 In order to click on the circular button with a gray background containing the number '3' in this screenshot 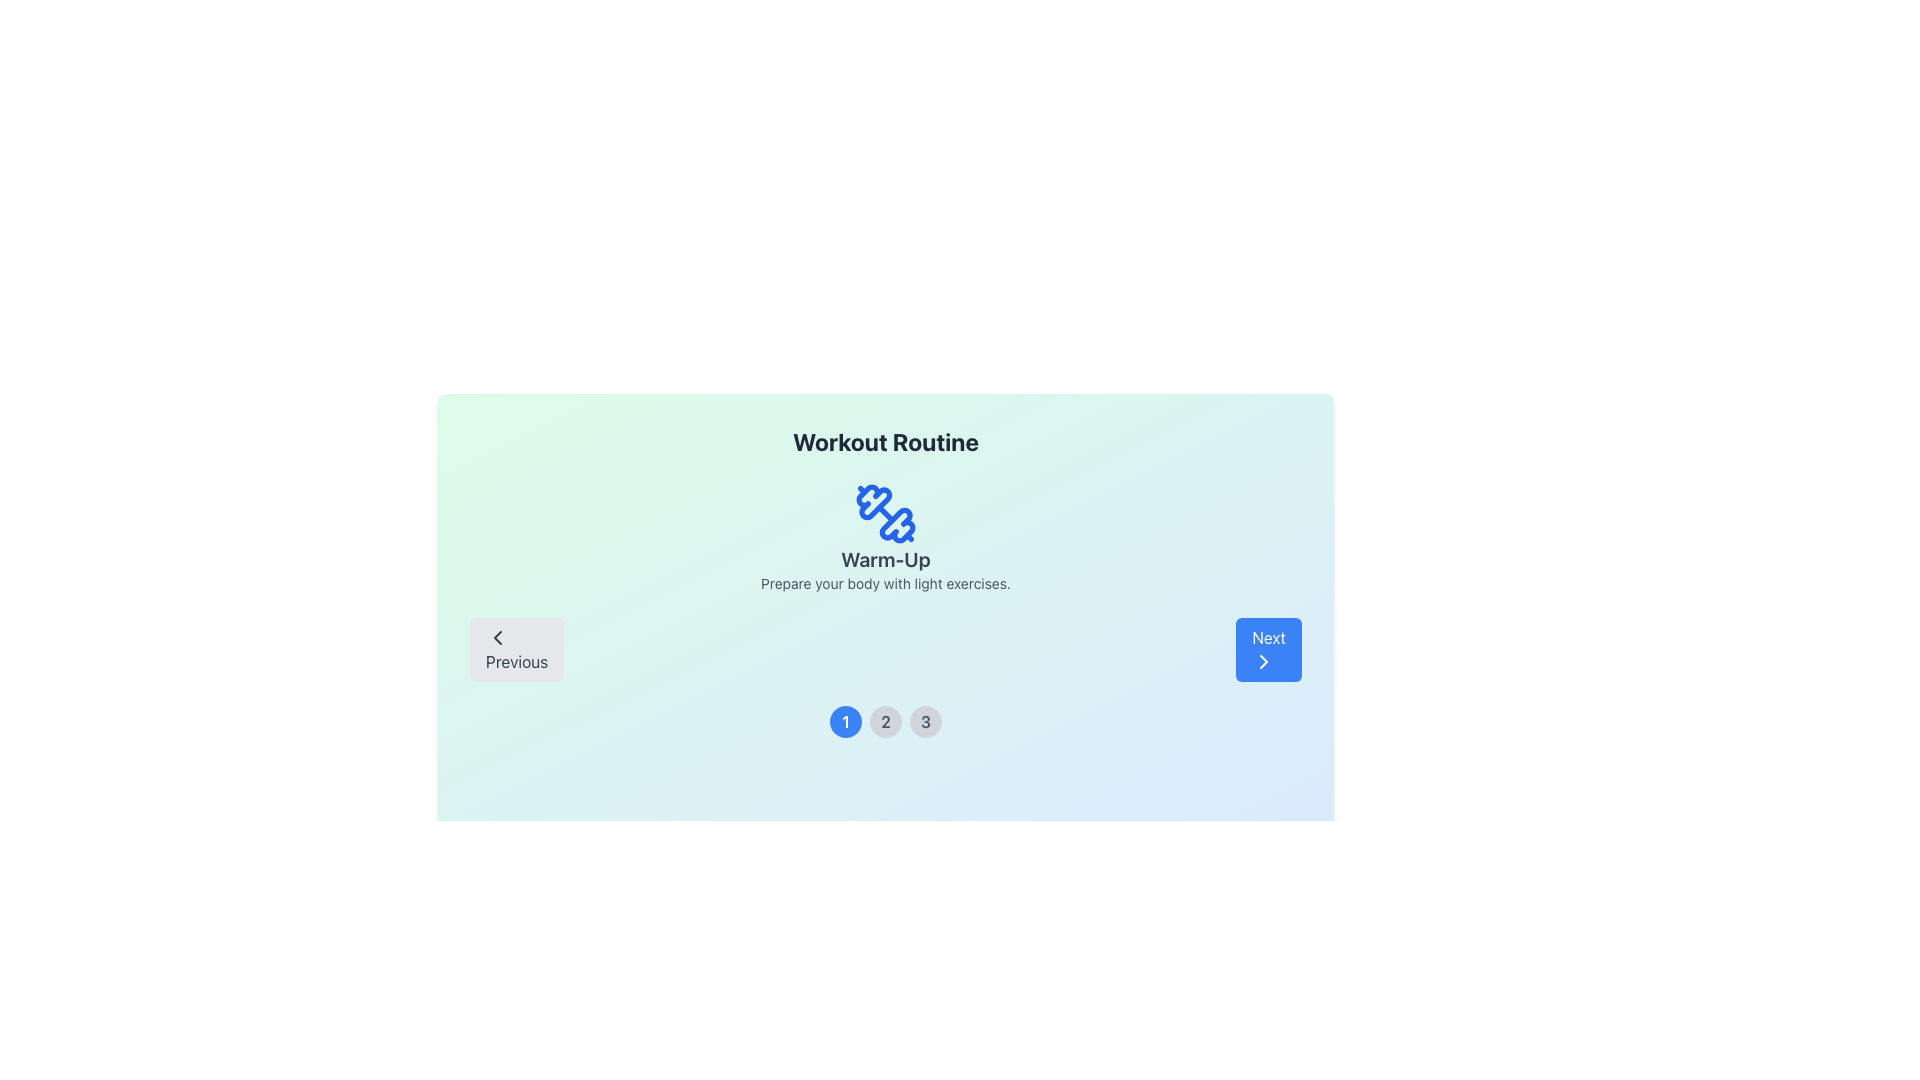, I will do `click(925, 721)`.